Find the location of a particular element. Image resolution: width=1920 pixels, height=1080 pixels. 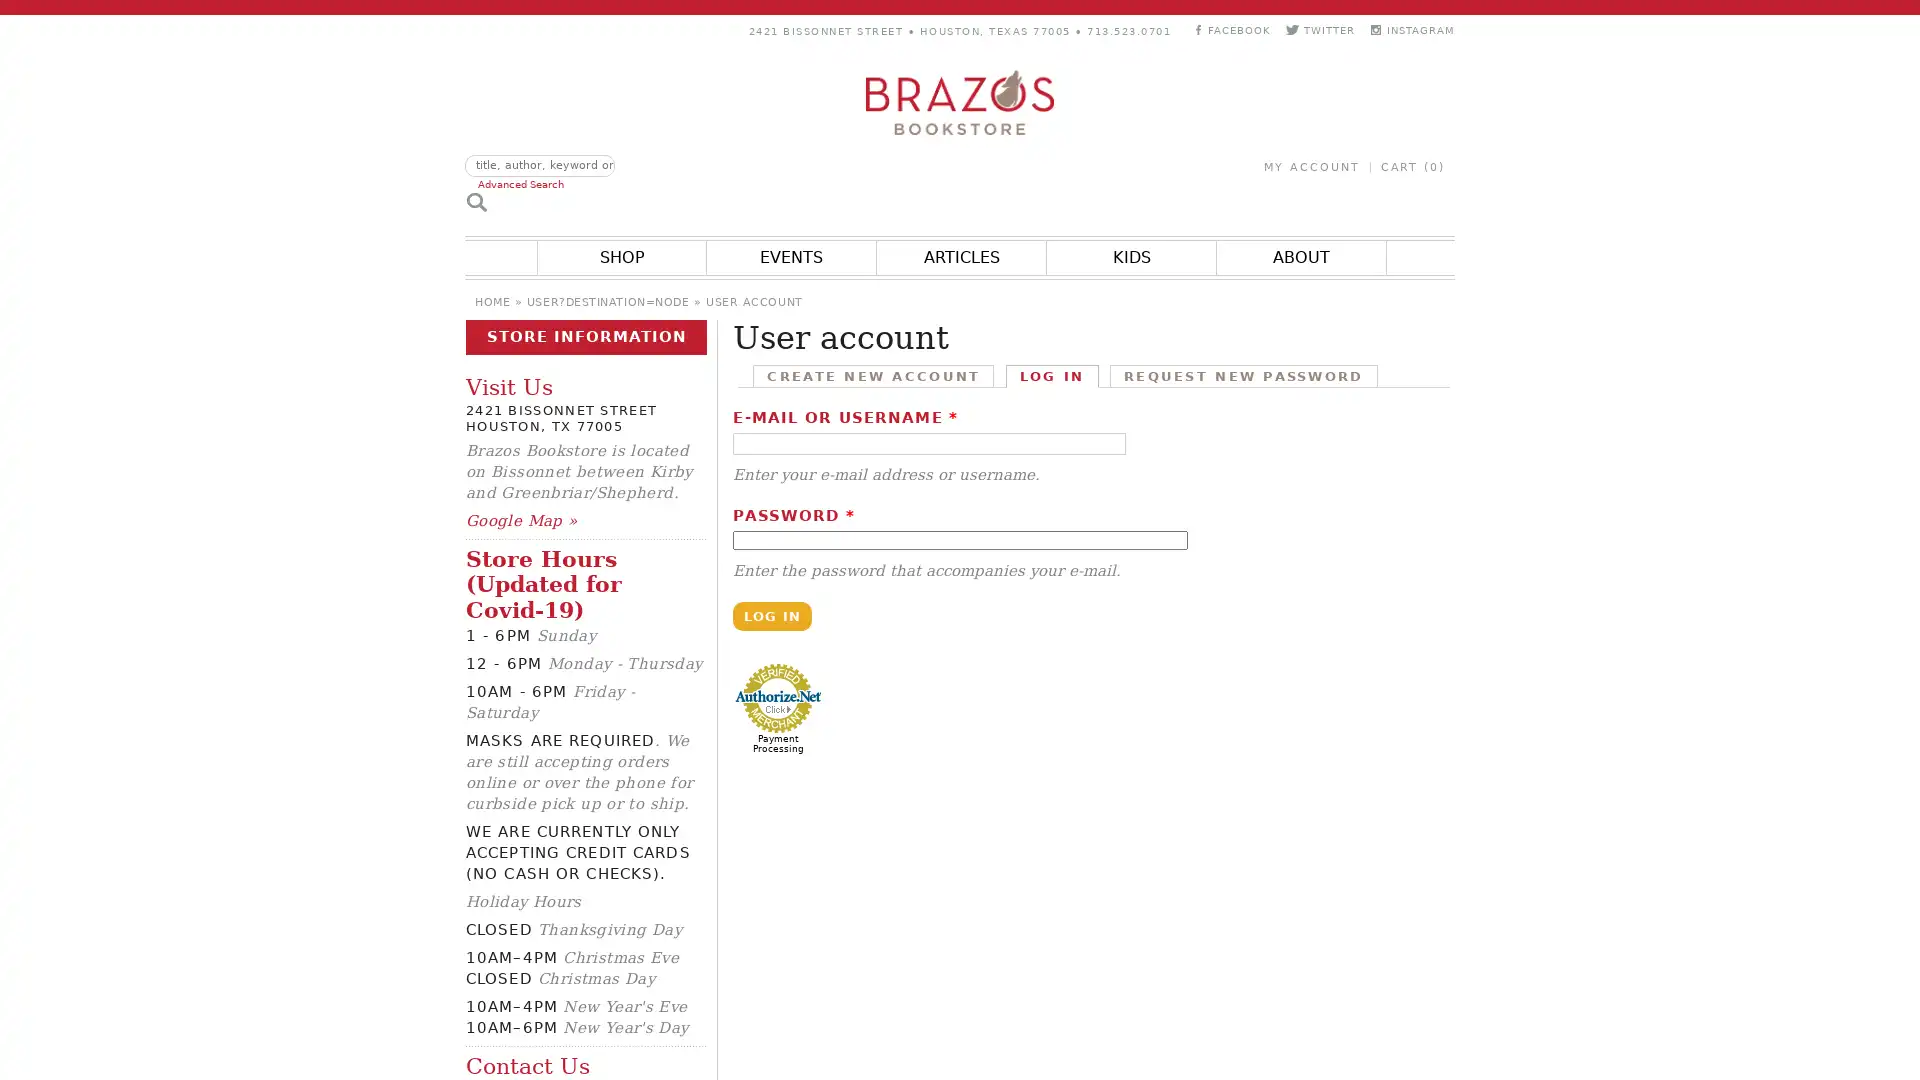

Search is located at coordinates (475, 200).